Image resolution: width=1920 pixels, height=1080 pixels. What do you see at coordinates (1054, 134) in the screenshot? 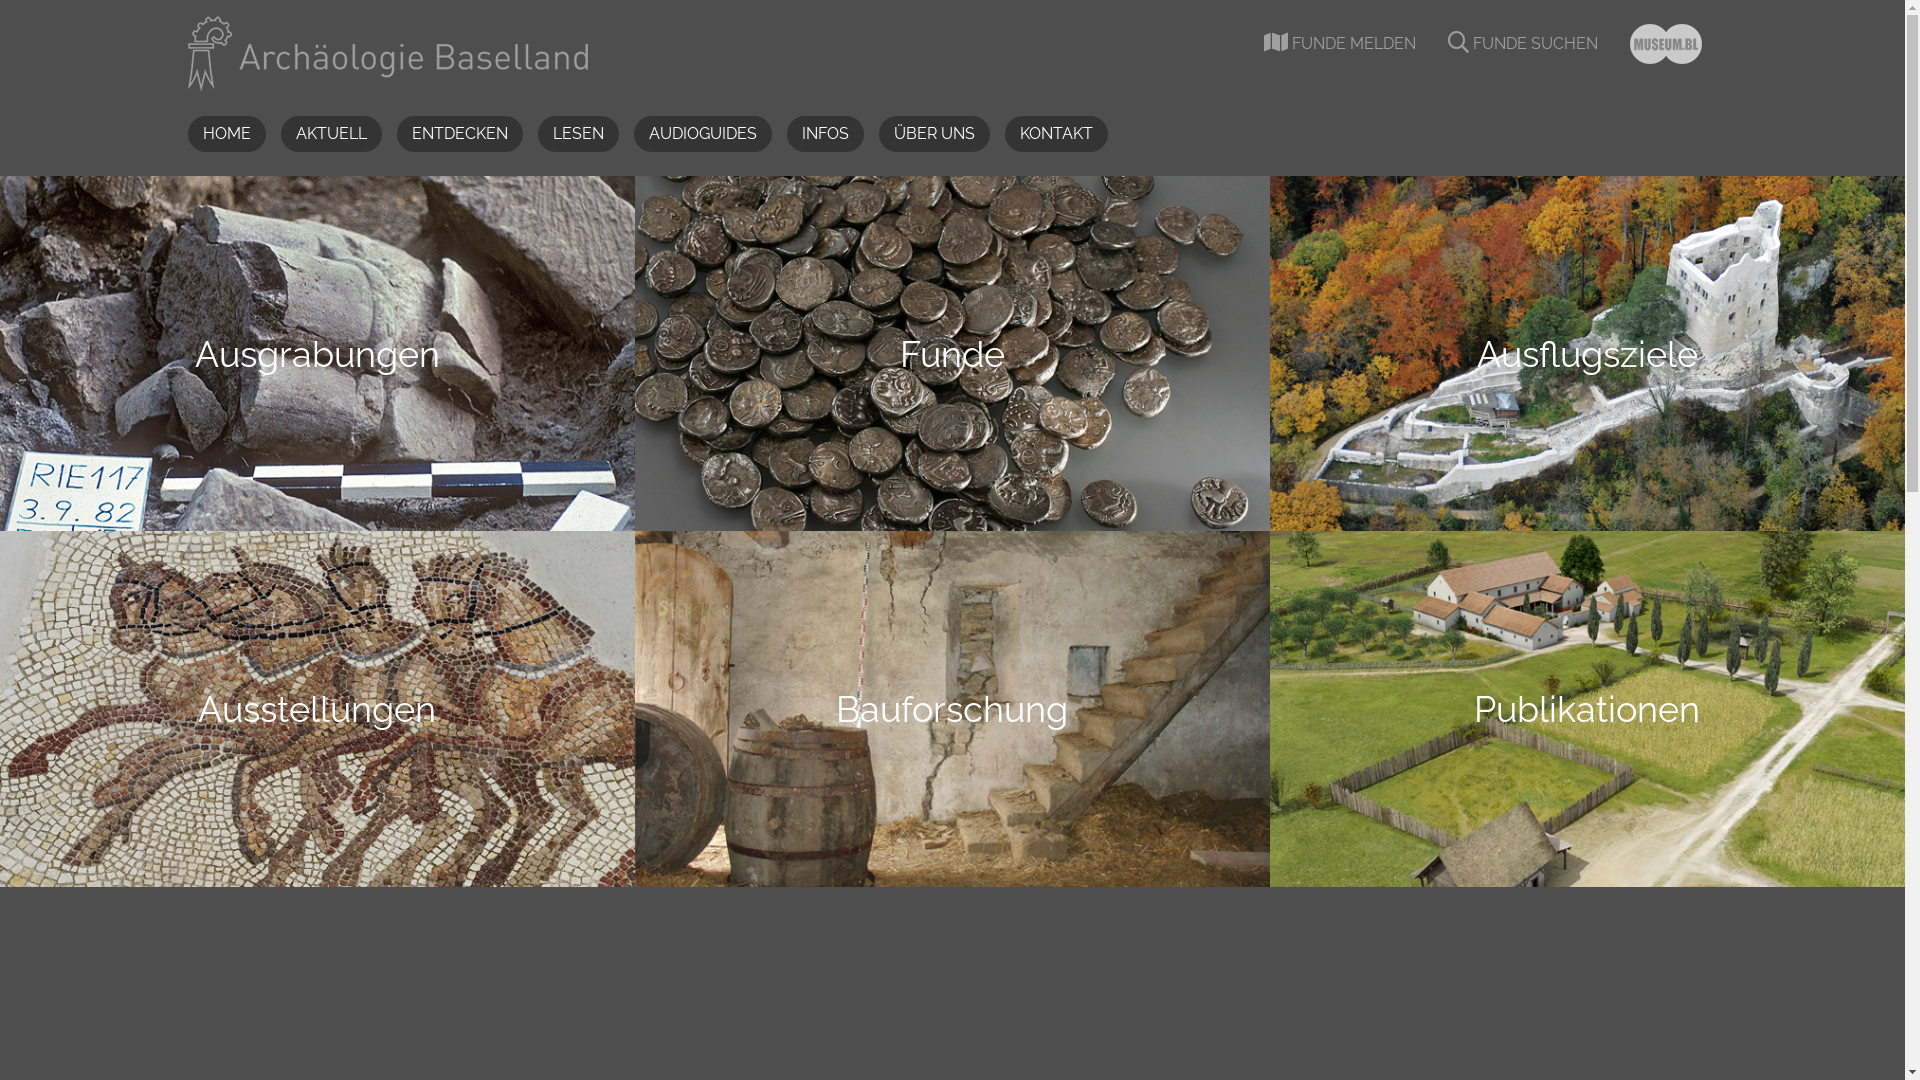
I see `'KONTAKT'` at bounding box center [1054, 134].